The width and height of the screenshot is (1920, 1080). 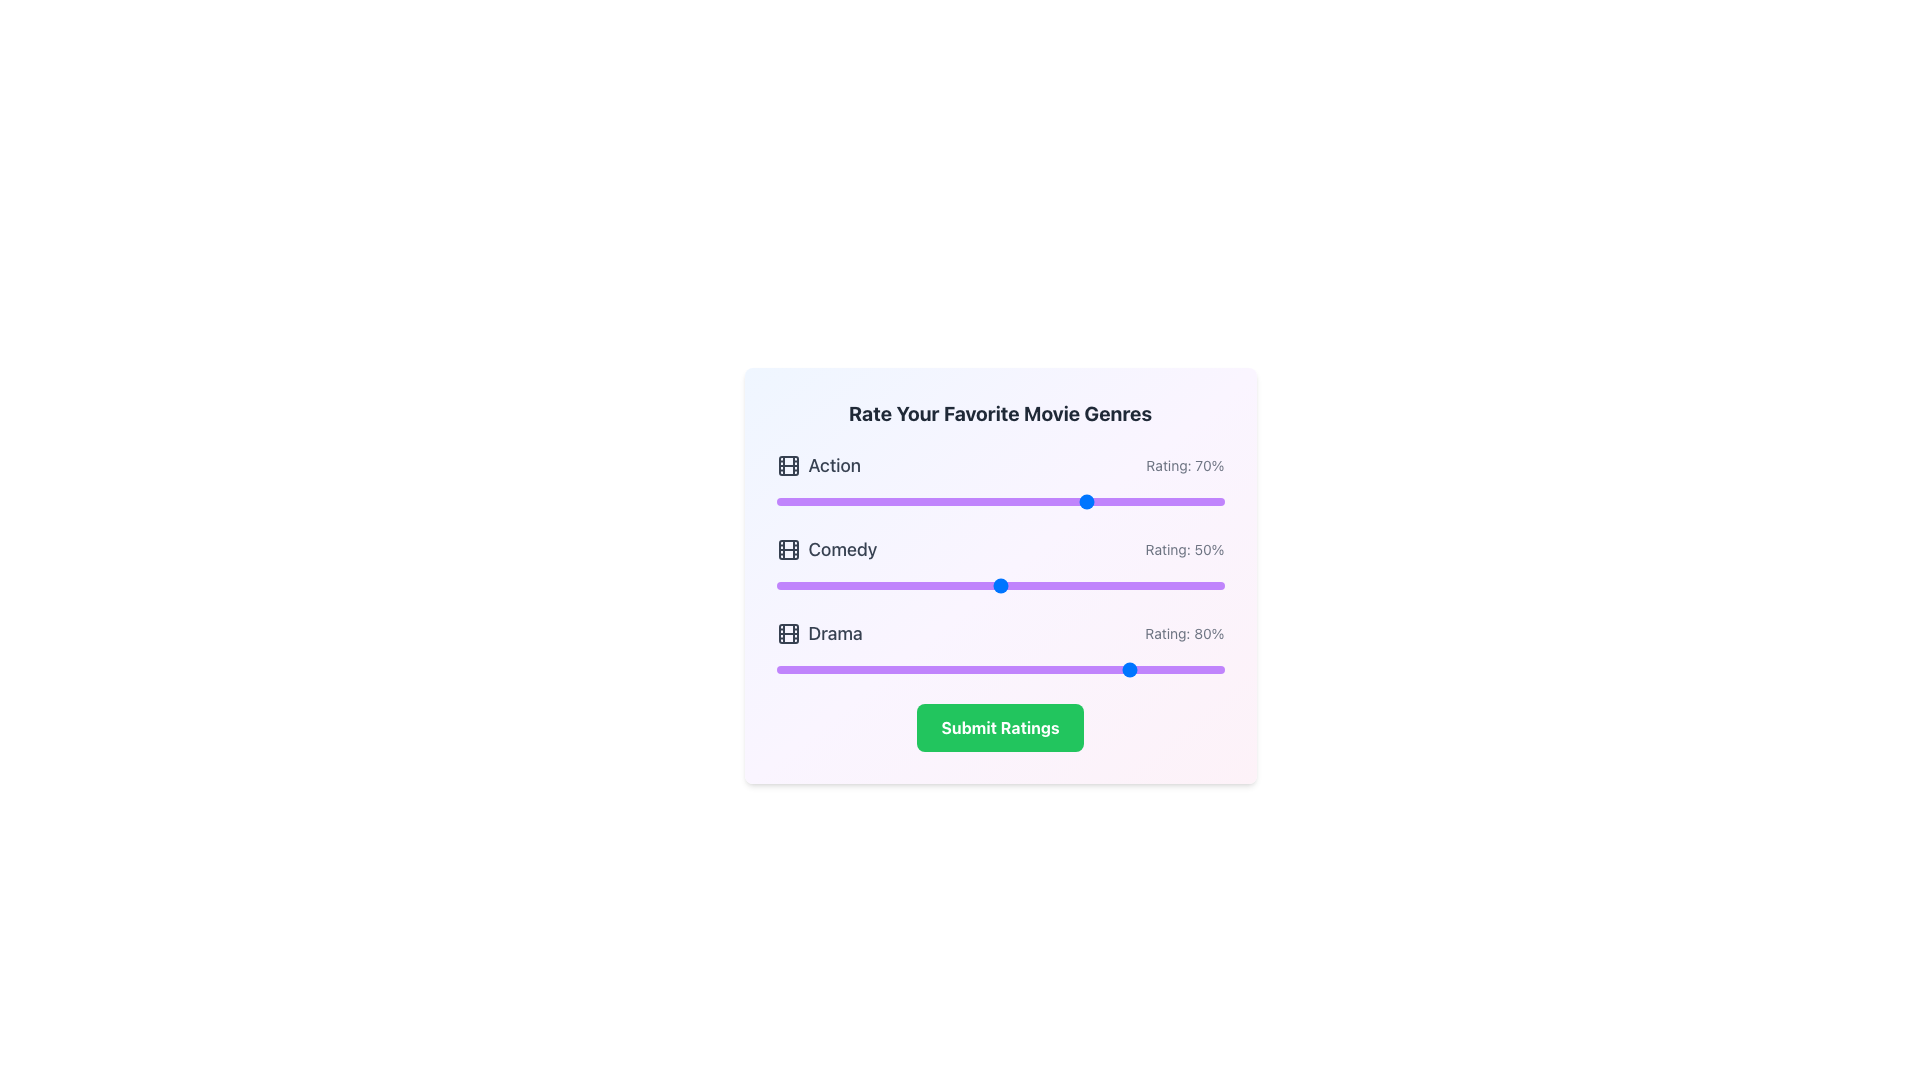 I want to click on the 'Submit Ratings' button, which is a green rectangular button with rounded edges located at the bottom center of the interface, below the rating sliders, so click(x=1000, y=728).